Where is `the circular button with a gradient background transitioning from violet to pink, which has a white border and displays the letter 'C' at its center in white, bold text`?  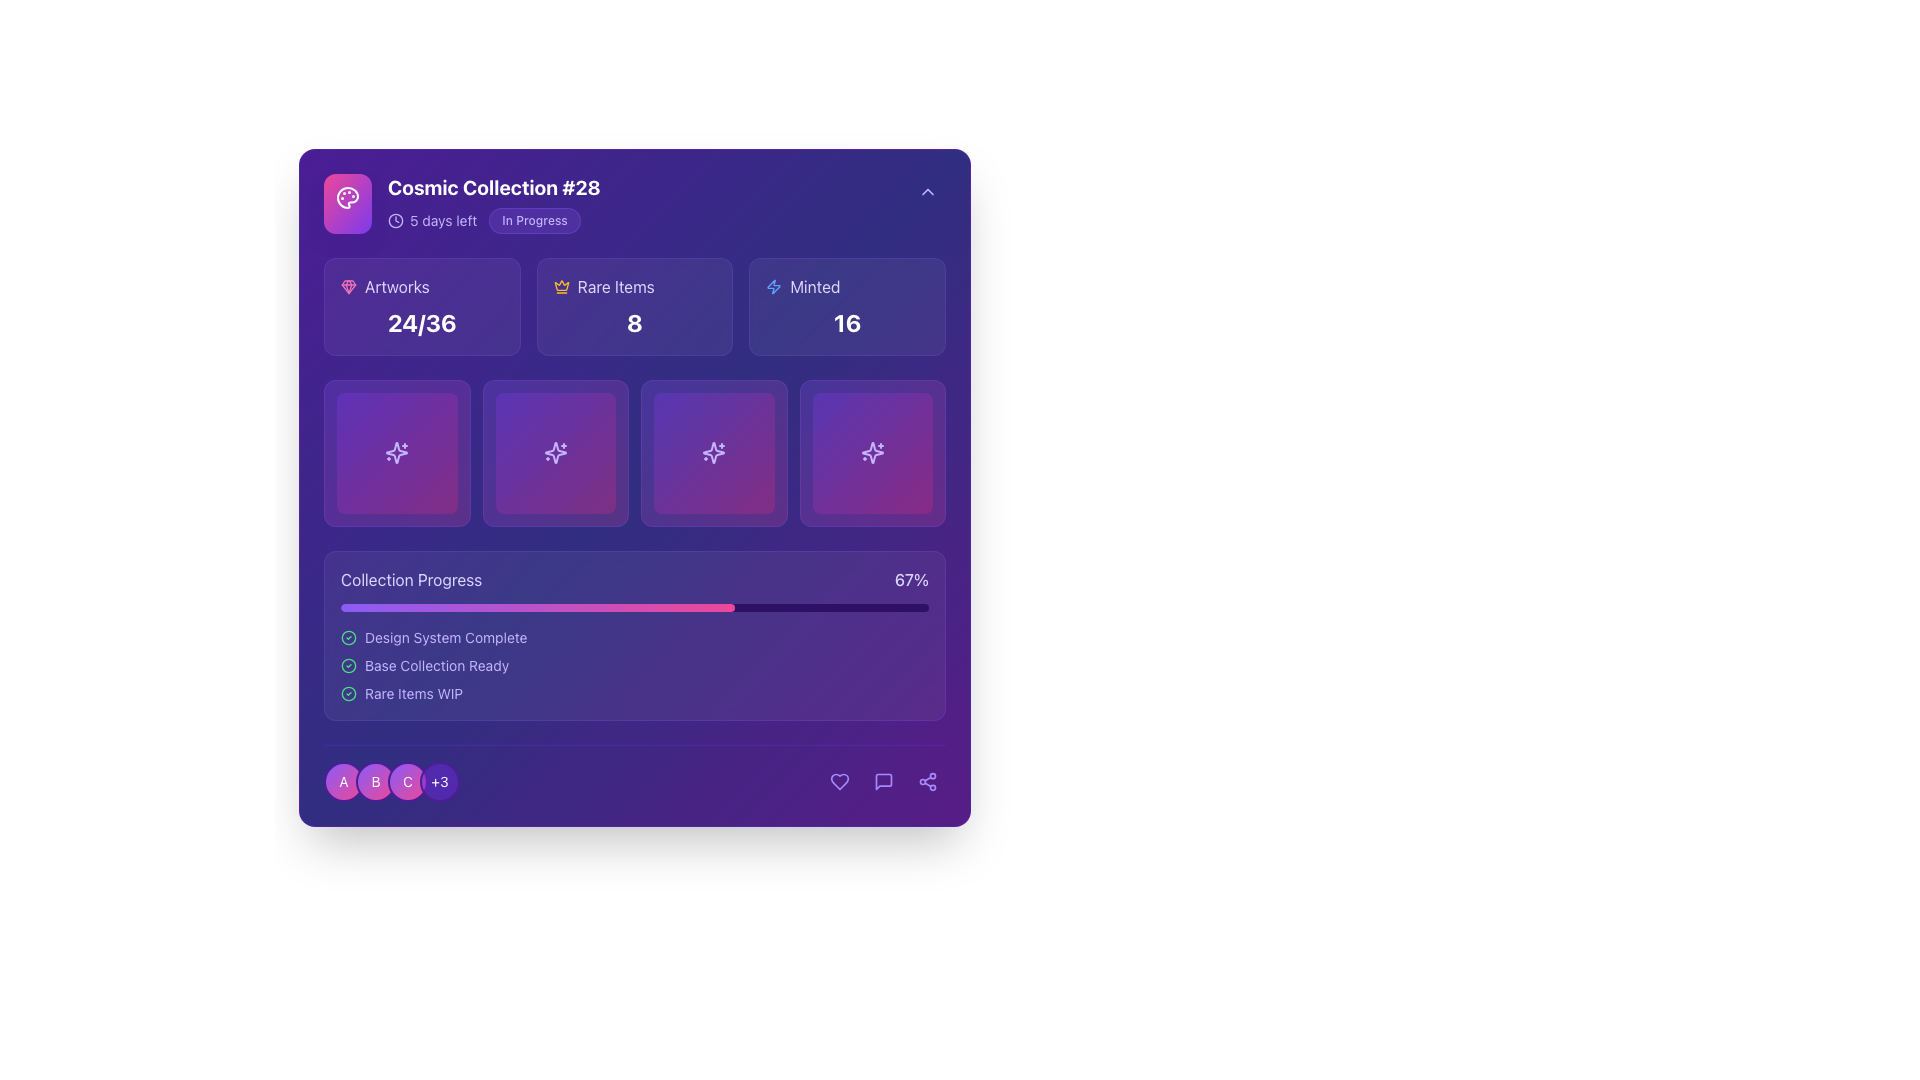
the circular button with a gradient background transitioning from violet to pink, which has a white border and displays the letter 'C' at its center in white, bold text is located at coordinates (407, 780).